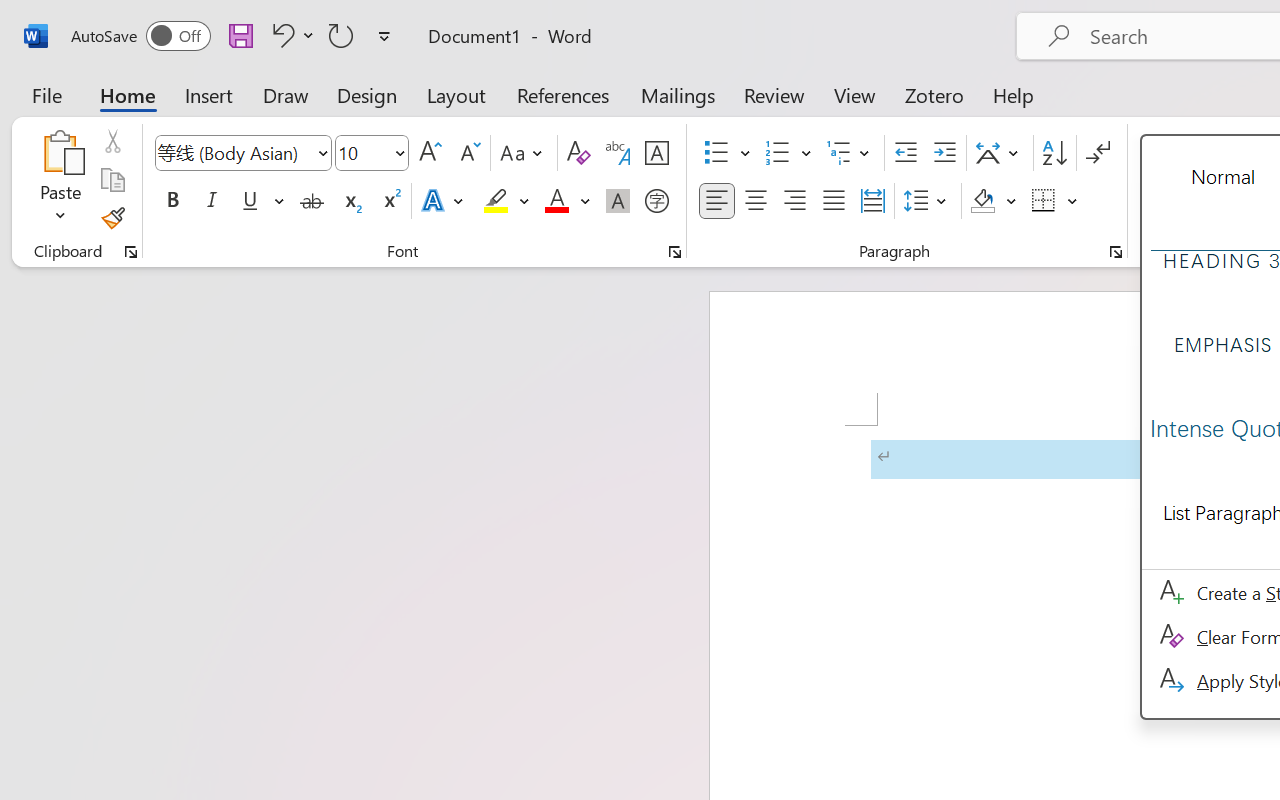 The image size is (1280, 800). Describe the element at coordinates (983, 201) in the screenshot. I see `'Shading No Color'` at that location.